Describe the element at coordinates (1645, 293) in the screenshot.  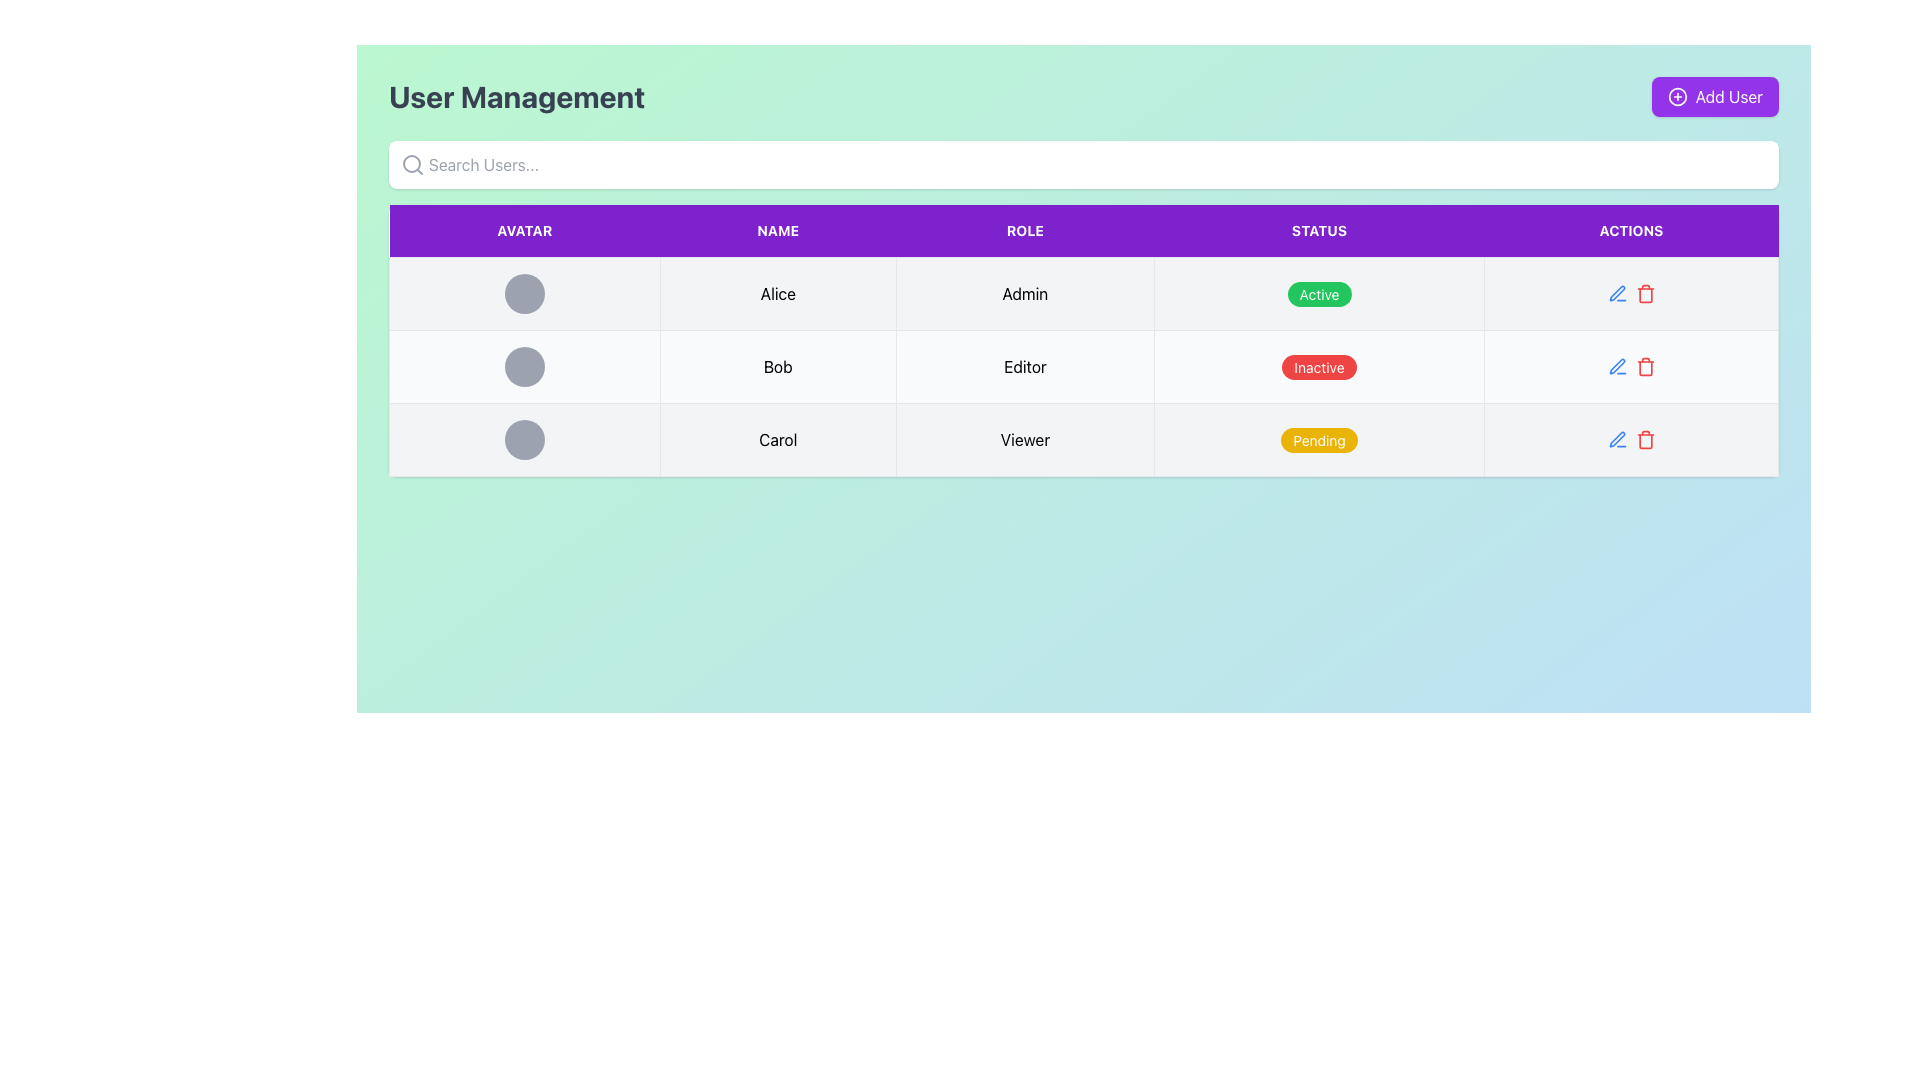
I see `the red trash can icon button located in the 'Actions' column of the user management table` at that location.